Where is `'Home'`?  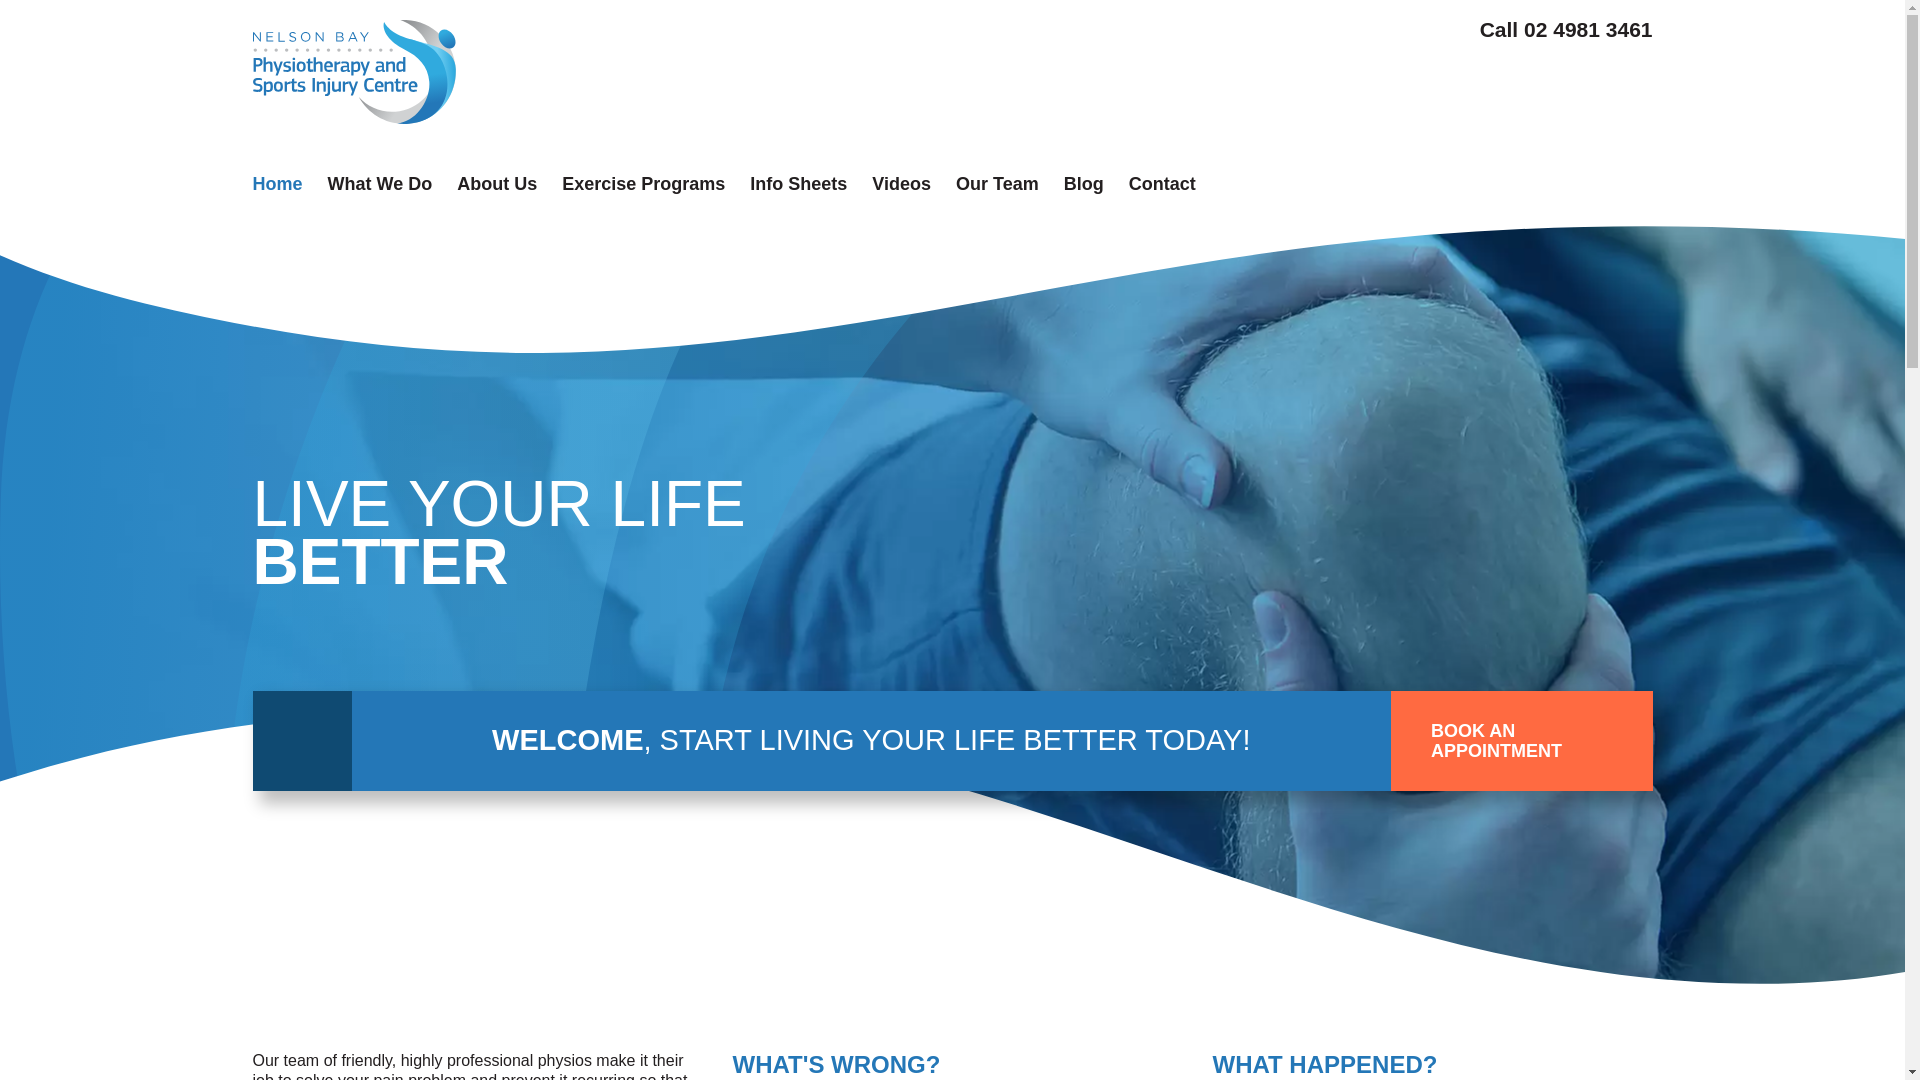 'Home' is located at coordinates (276, 184).